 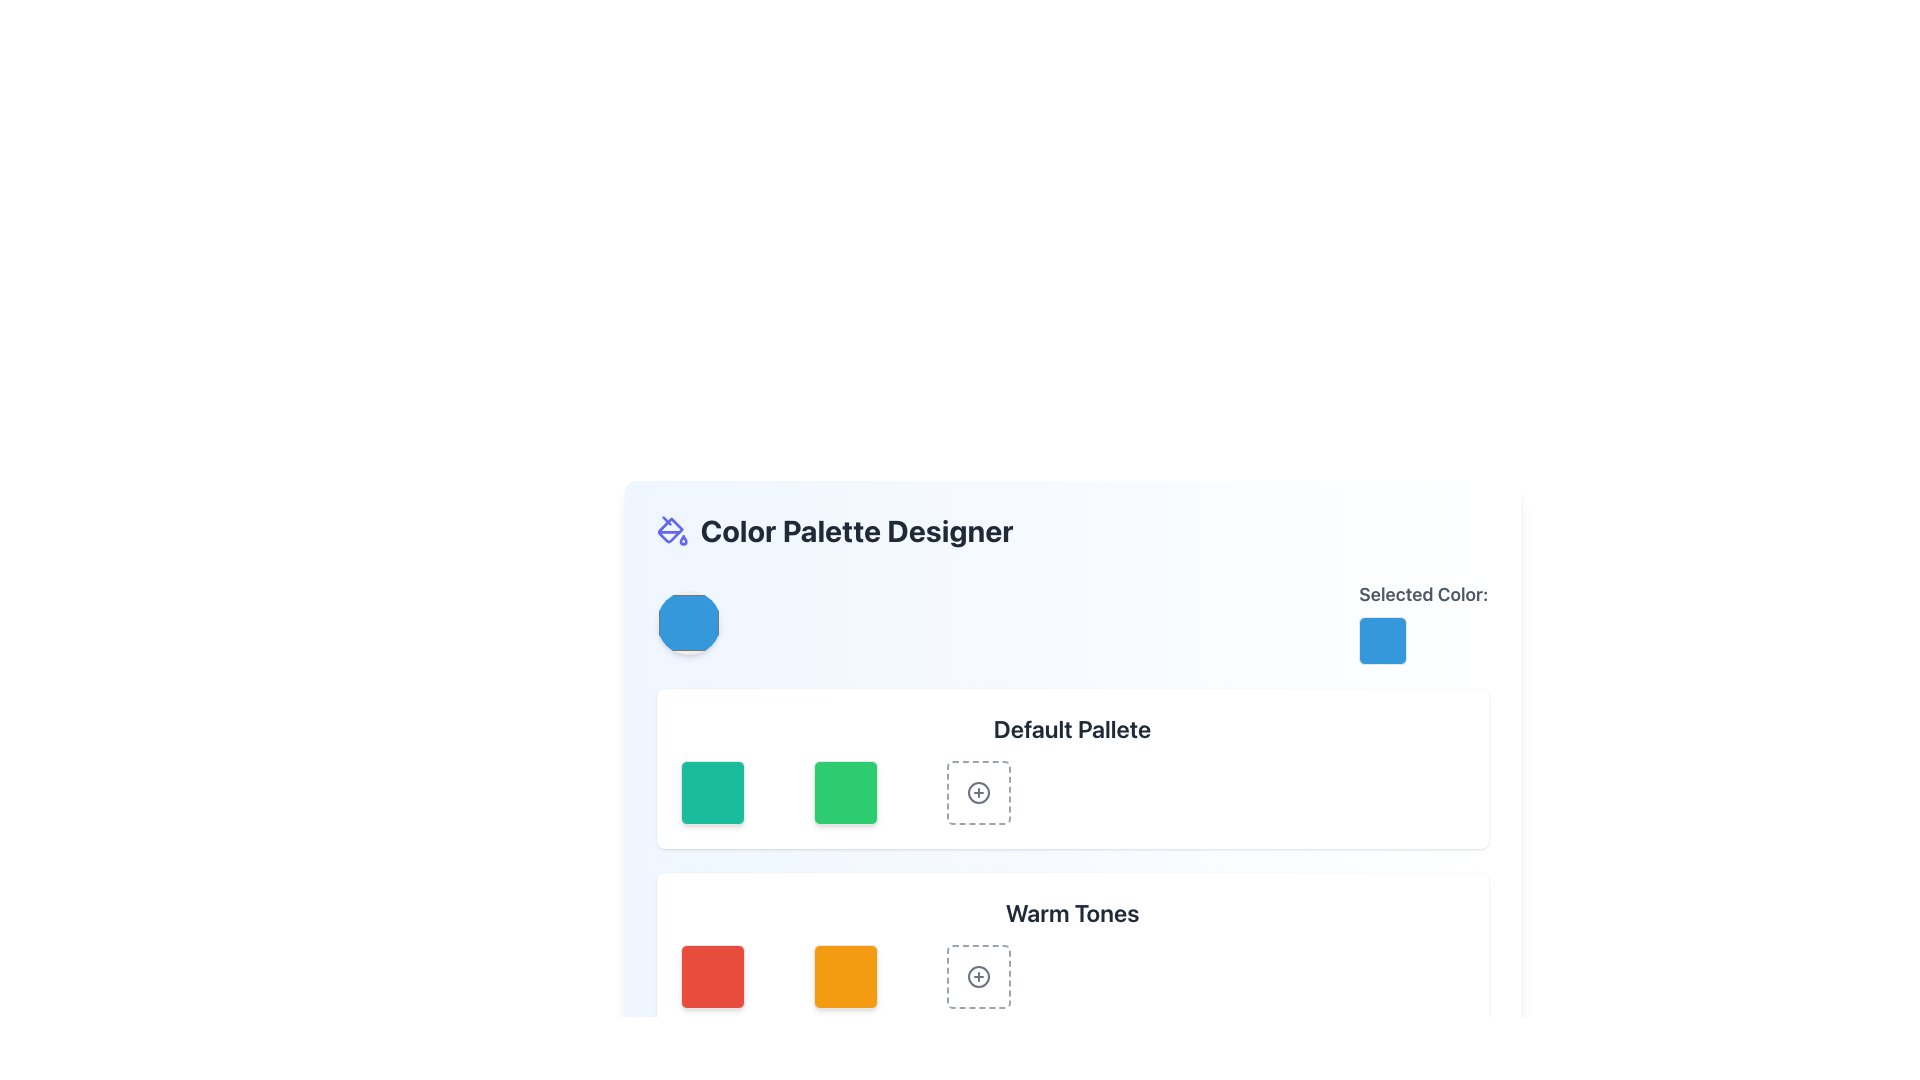 What do you see at coordinates (712, 975) in the screenshot?
I see `the first red color swatch in the 'Warm Tones' color palette` at bounding box center [712, 975].